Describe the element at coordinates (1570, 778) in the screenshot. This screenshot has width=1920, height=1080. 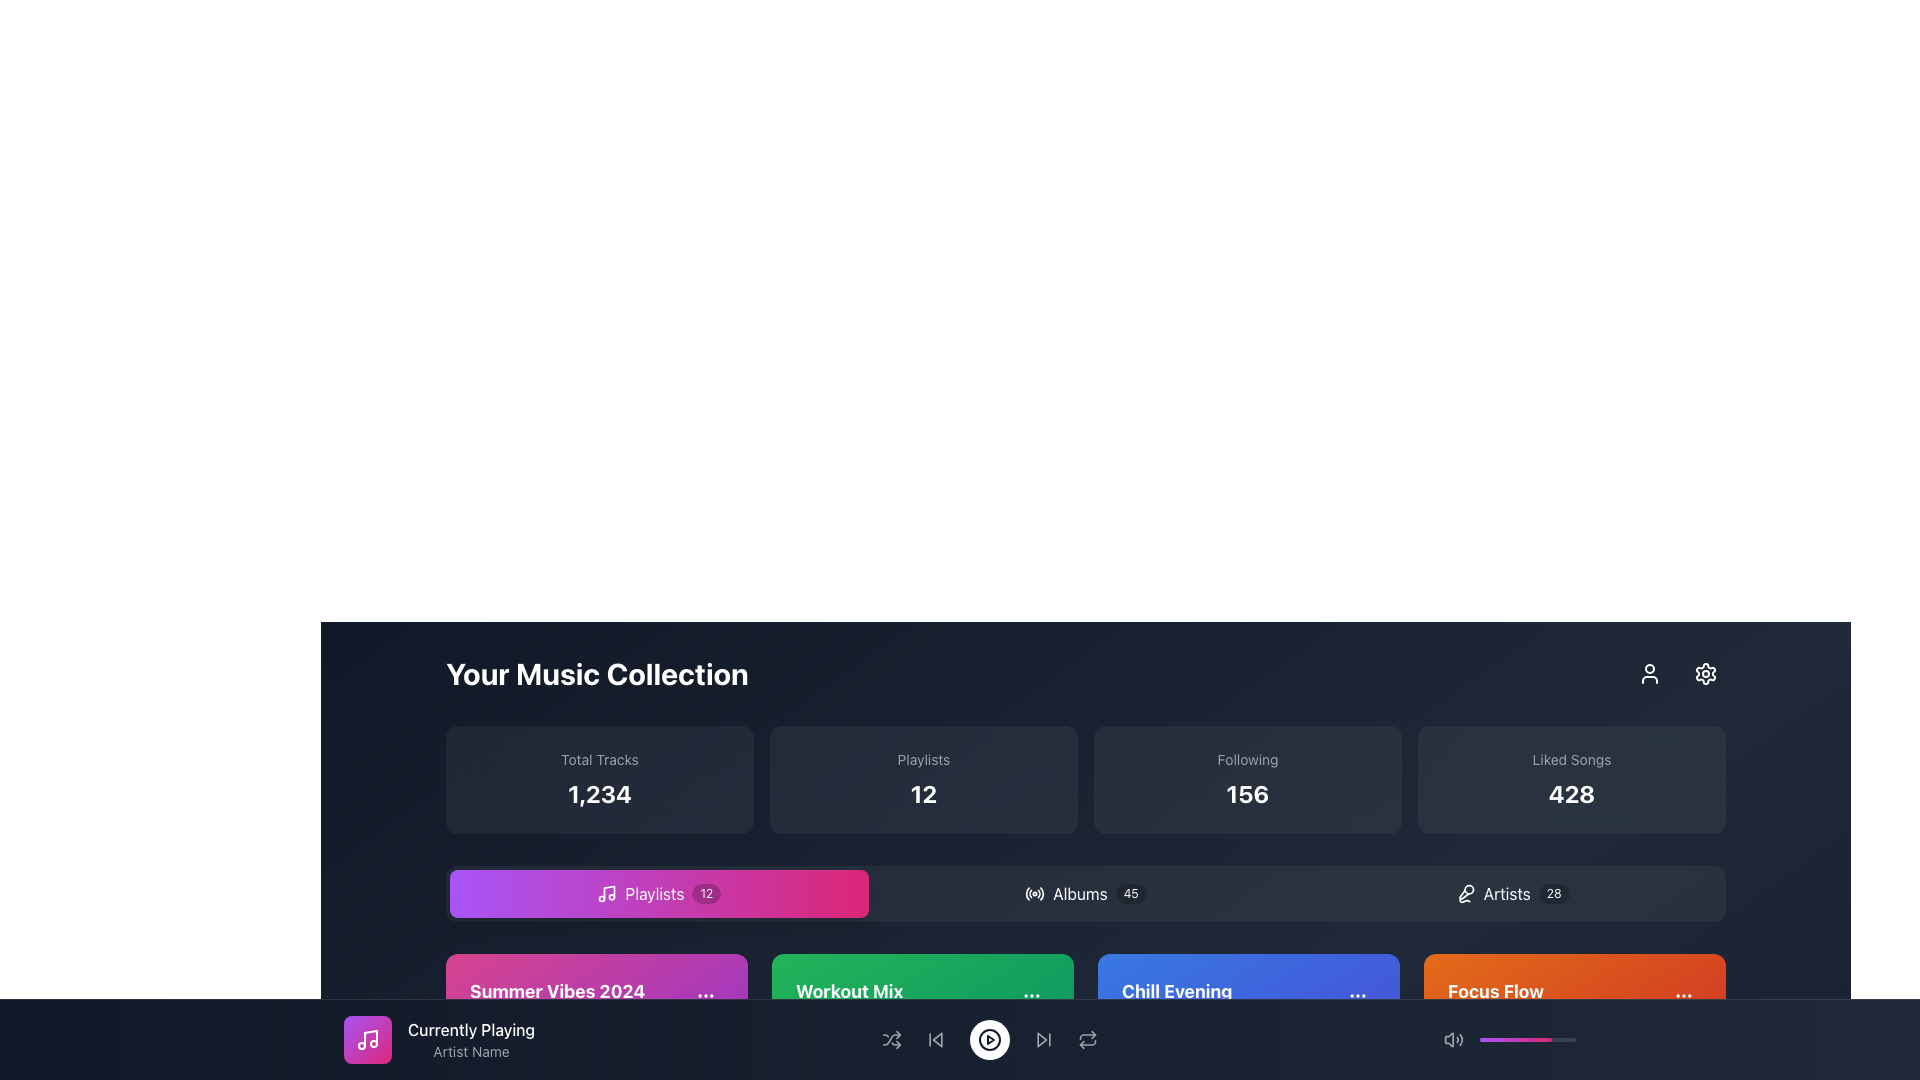
I see `the Informative card displaying the number of liked songs, which is the fourth card aligned horizontally at the far right below 'Your Music Collection'` at that location.